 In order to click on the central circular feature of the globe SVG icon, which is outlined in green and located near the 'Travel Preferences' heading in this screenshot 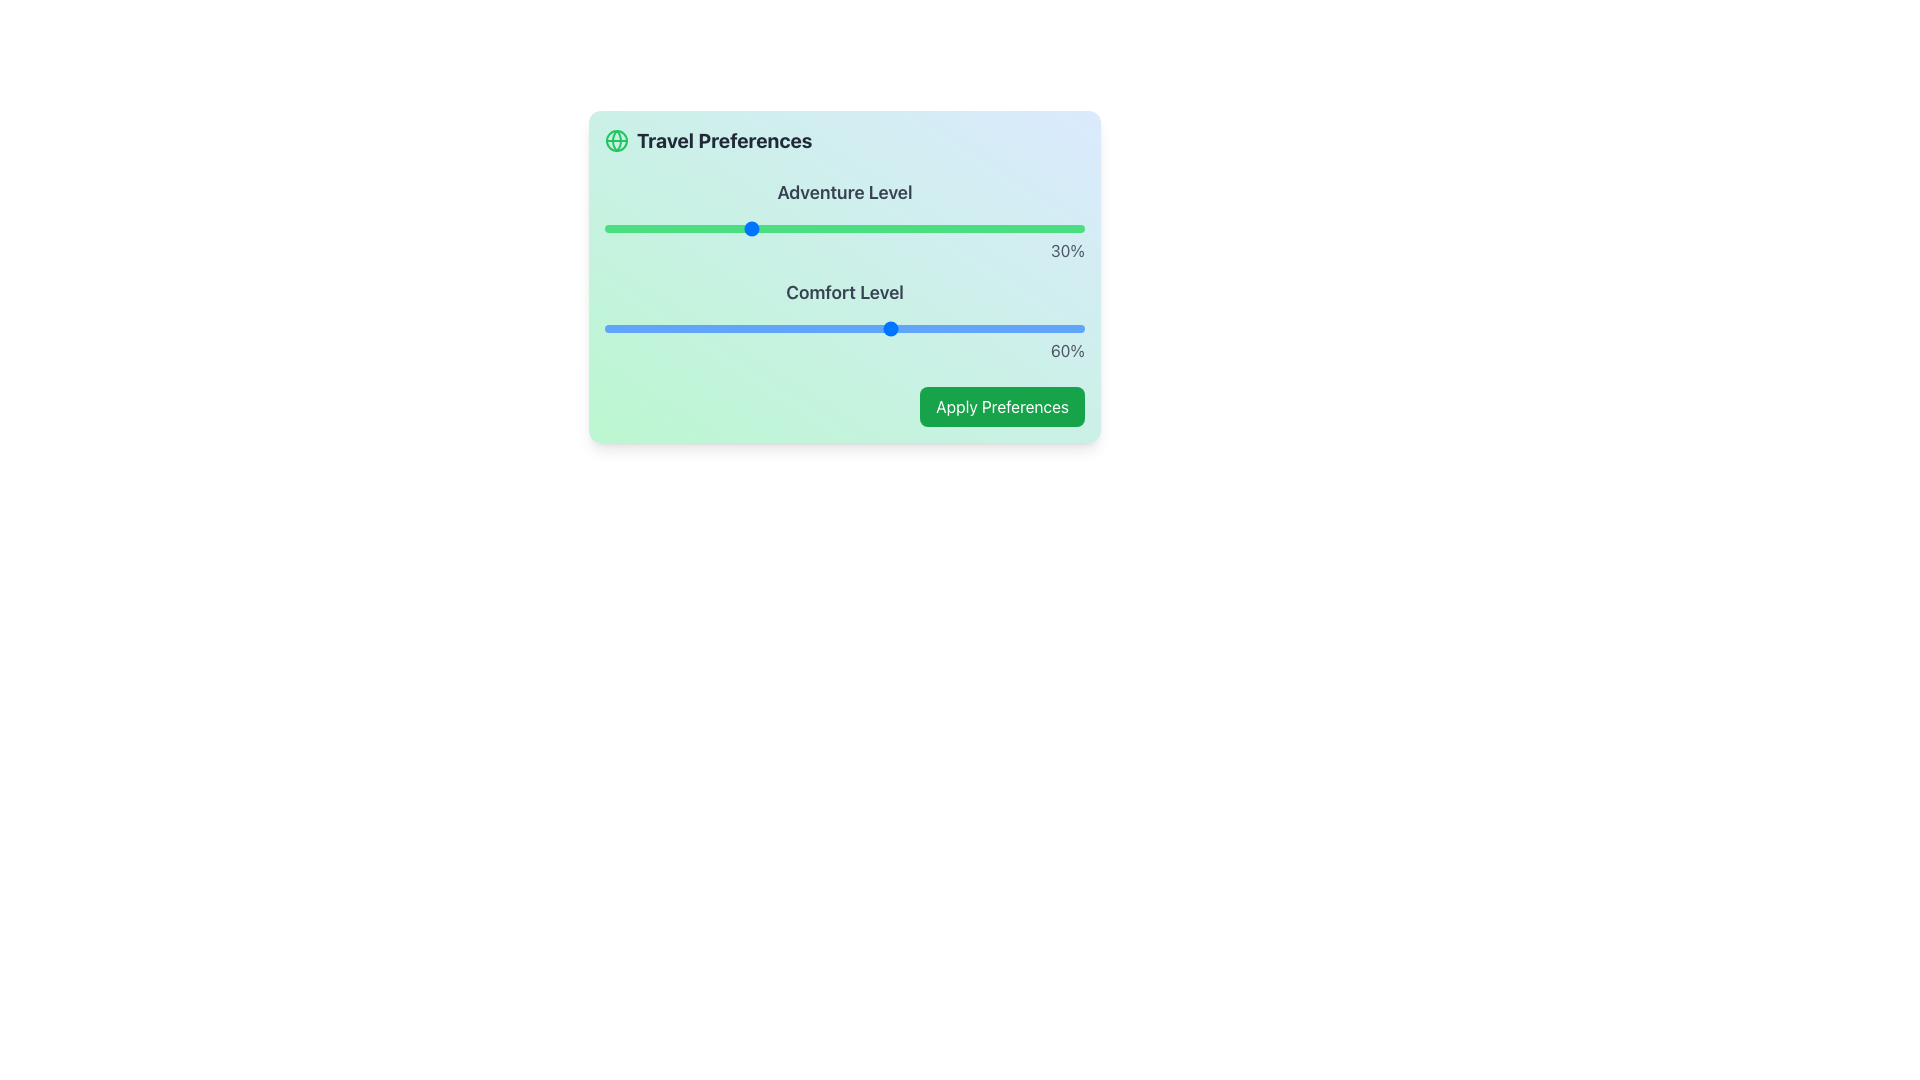, I will do `click(616, 140)`.